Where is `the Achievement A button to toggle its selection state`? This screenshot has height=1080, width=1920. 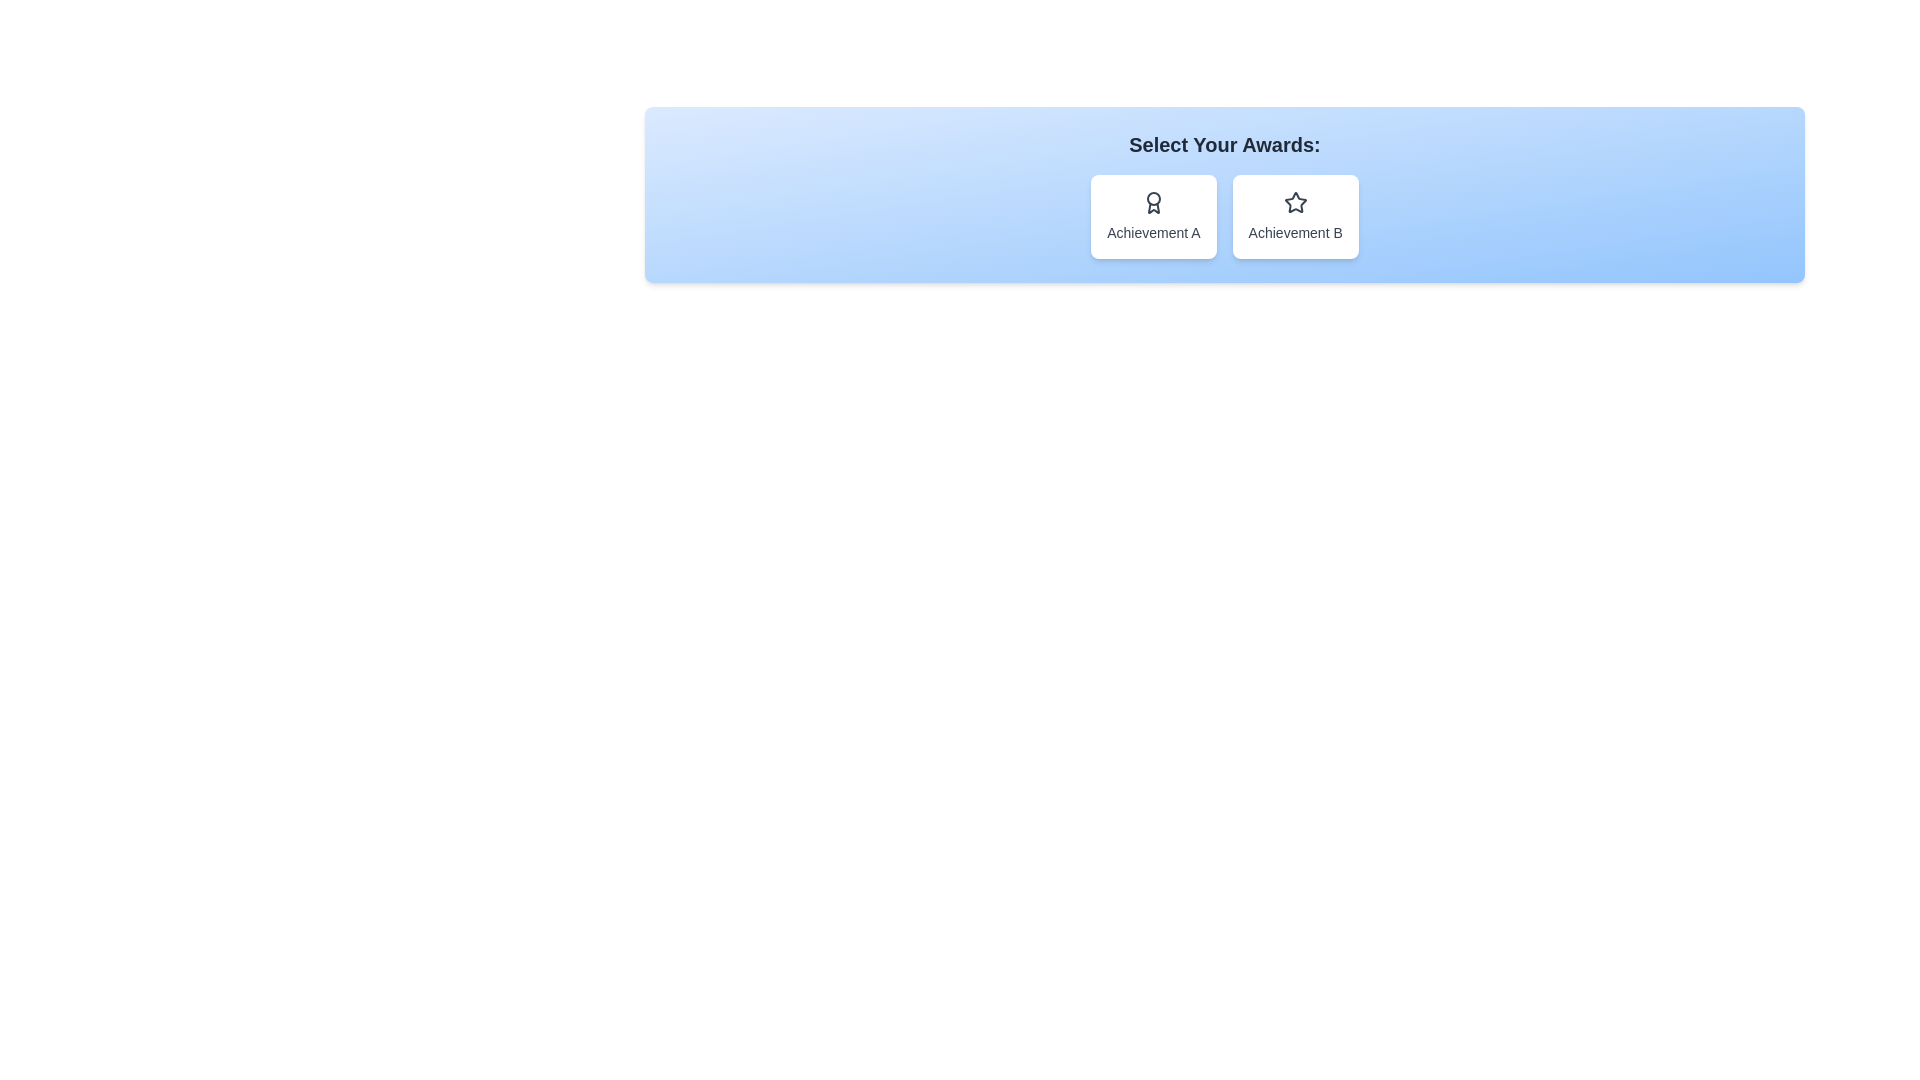 the Achievement A button to toggle its selection state is located at coordinates (1153, 216).